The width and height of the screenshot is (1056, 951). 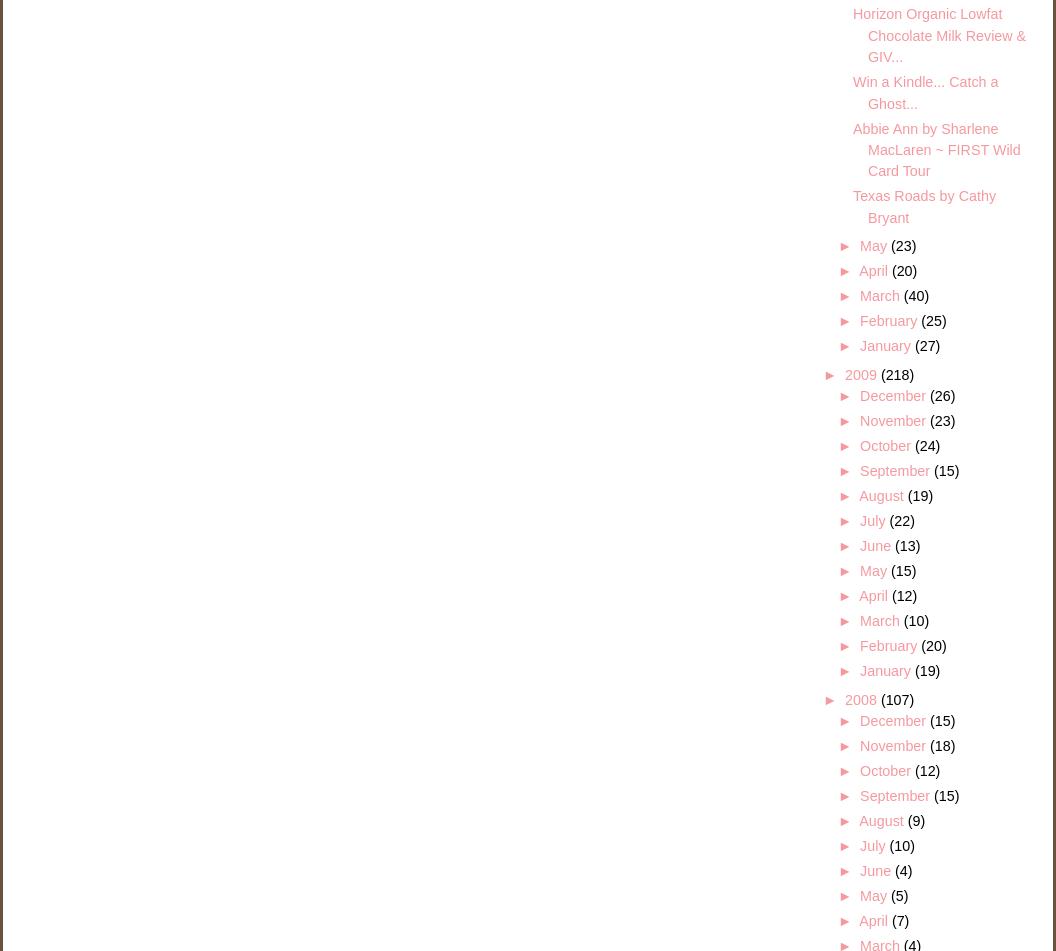 I want to click on '(40)', so click(x=914, y=296).